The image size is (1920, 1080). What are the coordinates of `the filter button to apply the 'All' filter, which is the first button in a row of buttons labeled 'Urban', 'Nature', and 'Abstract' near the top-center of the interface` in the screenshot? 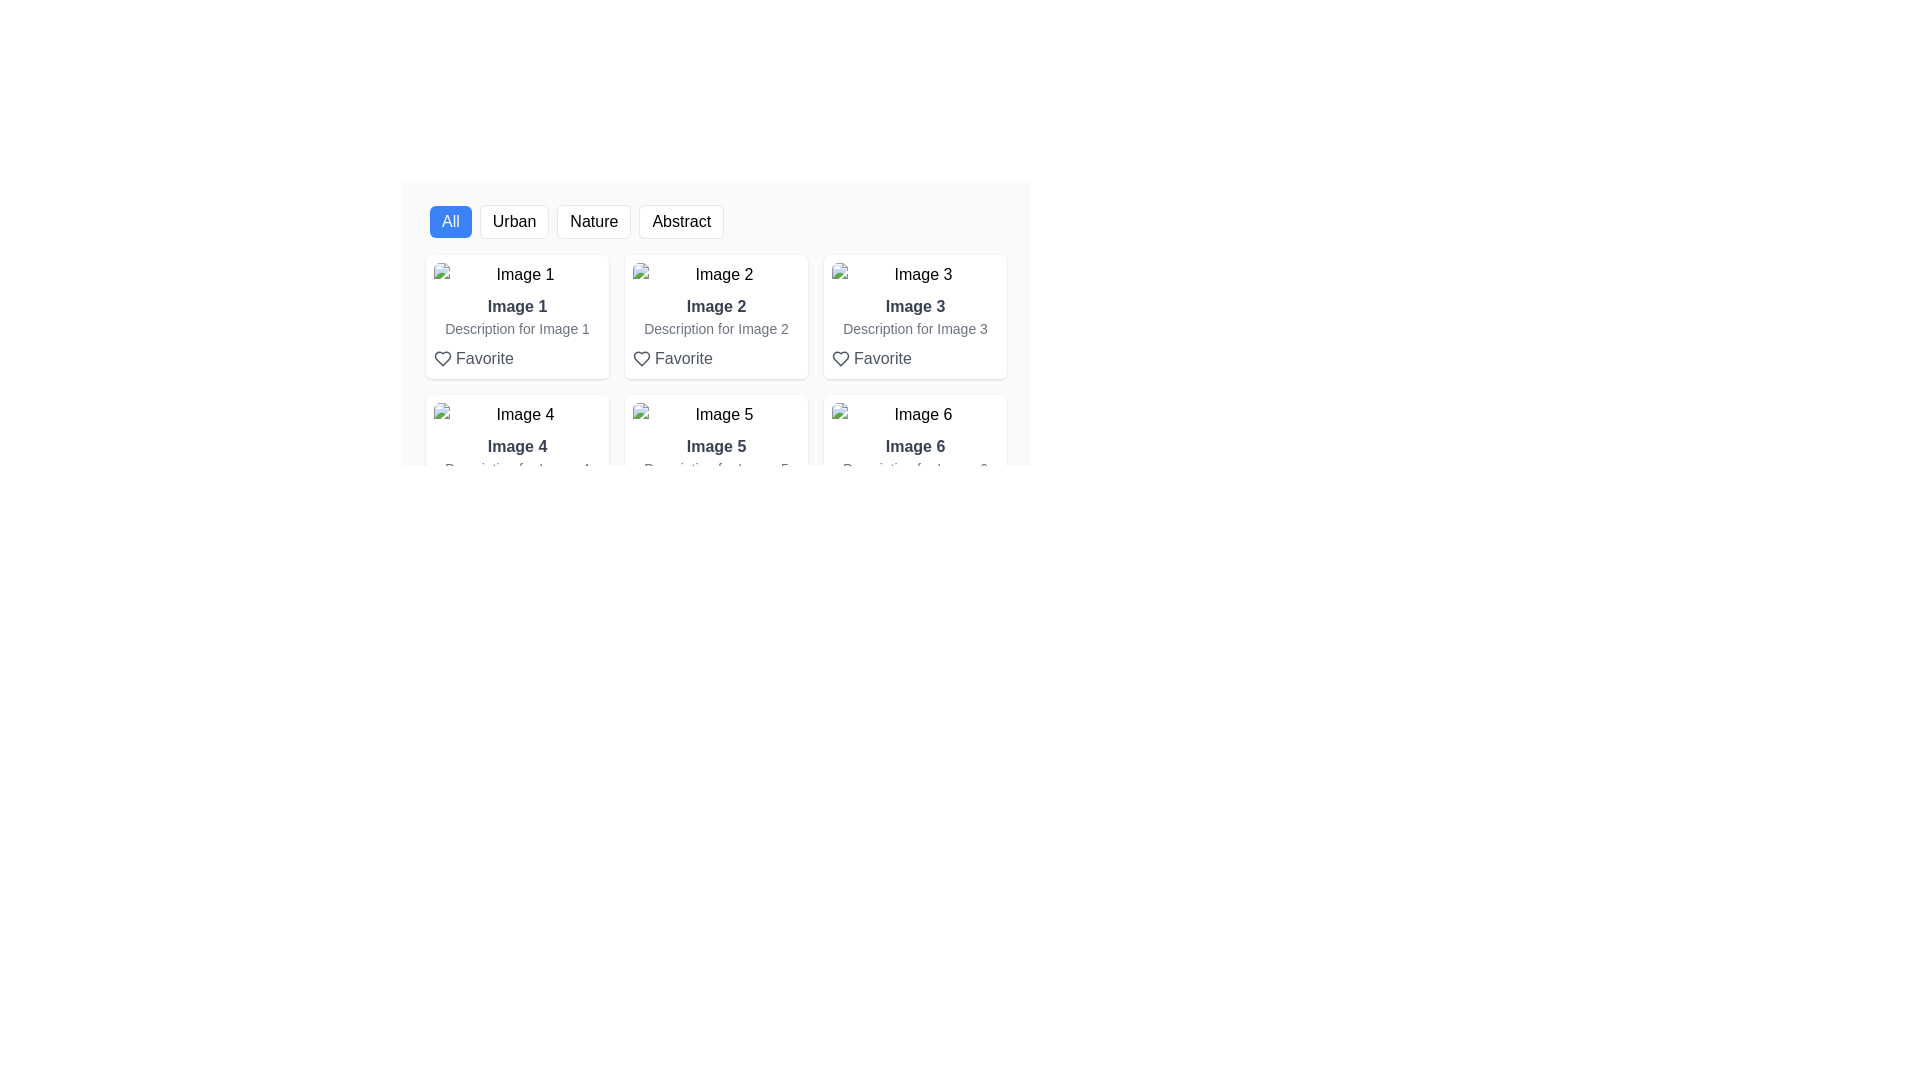 It's located at (449, 222).